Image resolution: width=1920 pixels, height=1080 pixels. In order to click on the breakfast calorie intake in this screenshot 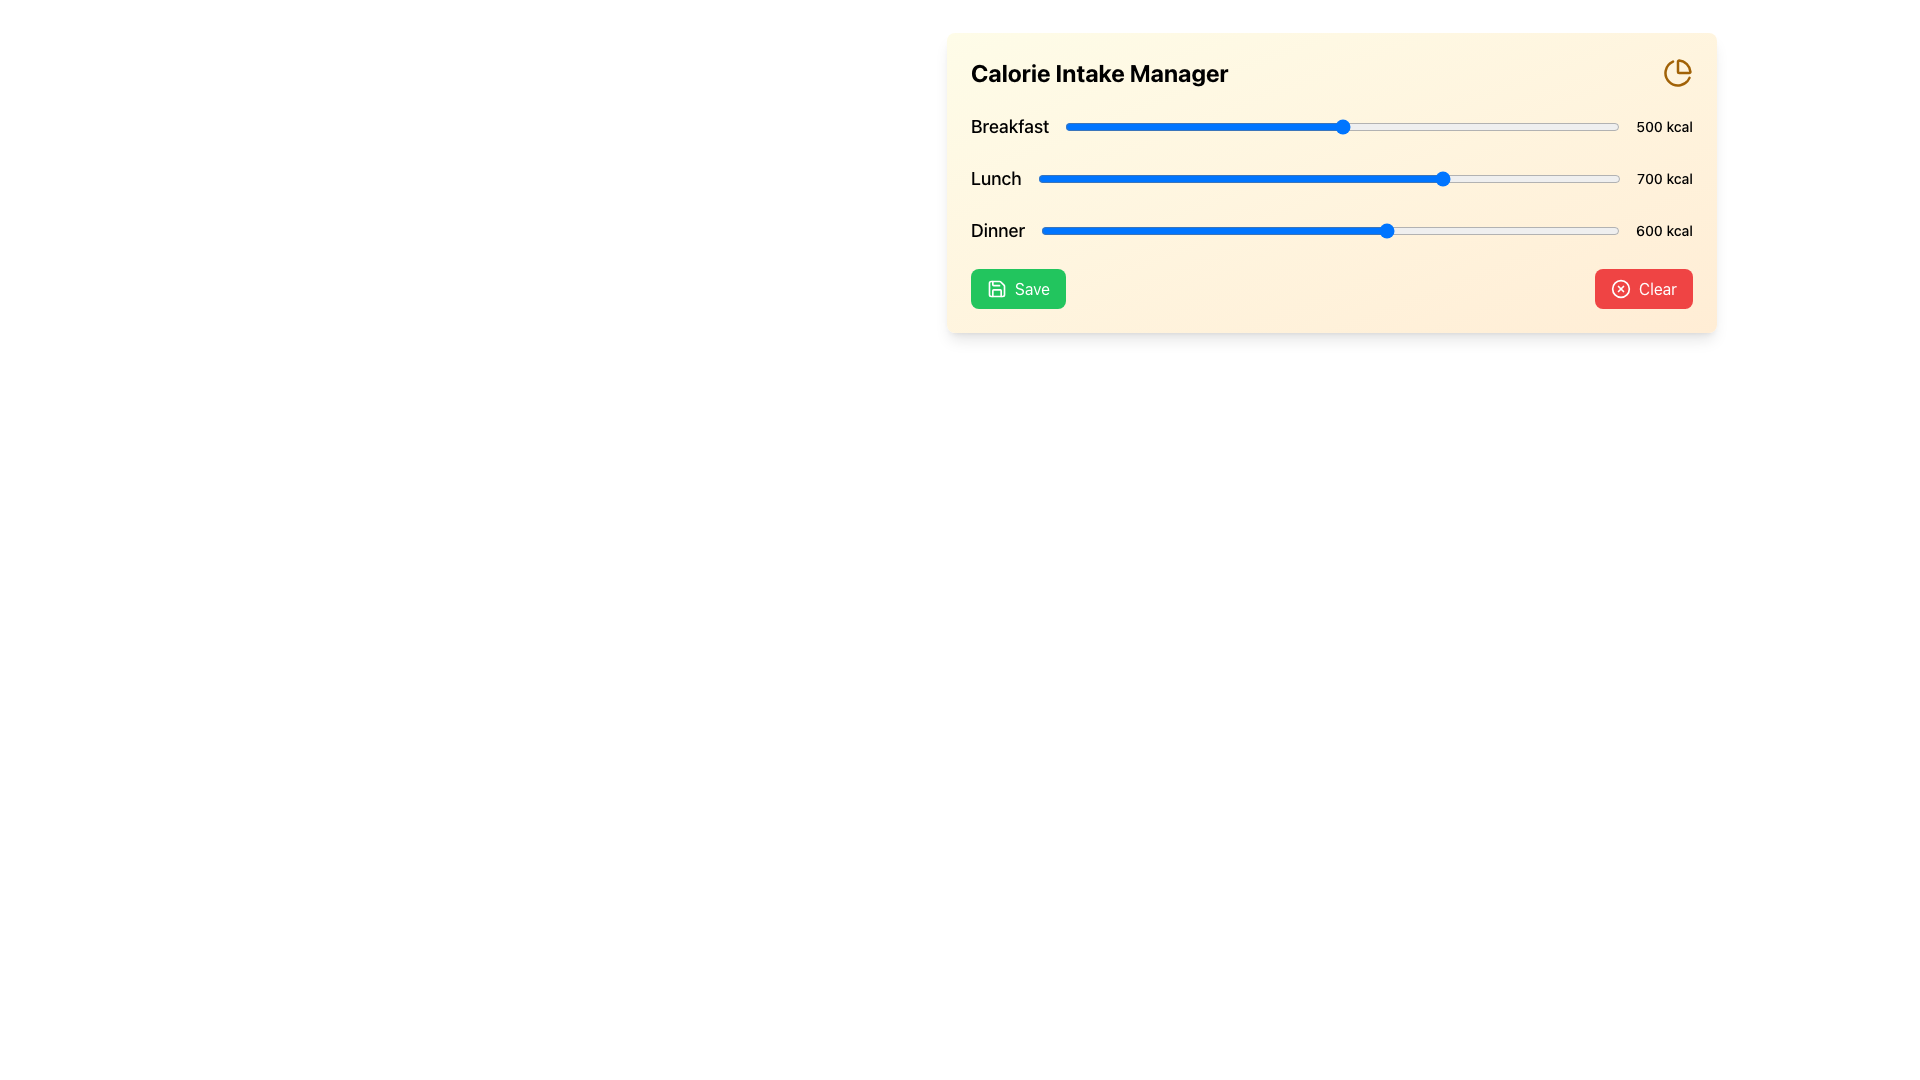, I will do `click(1382, 127)`.